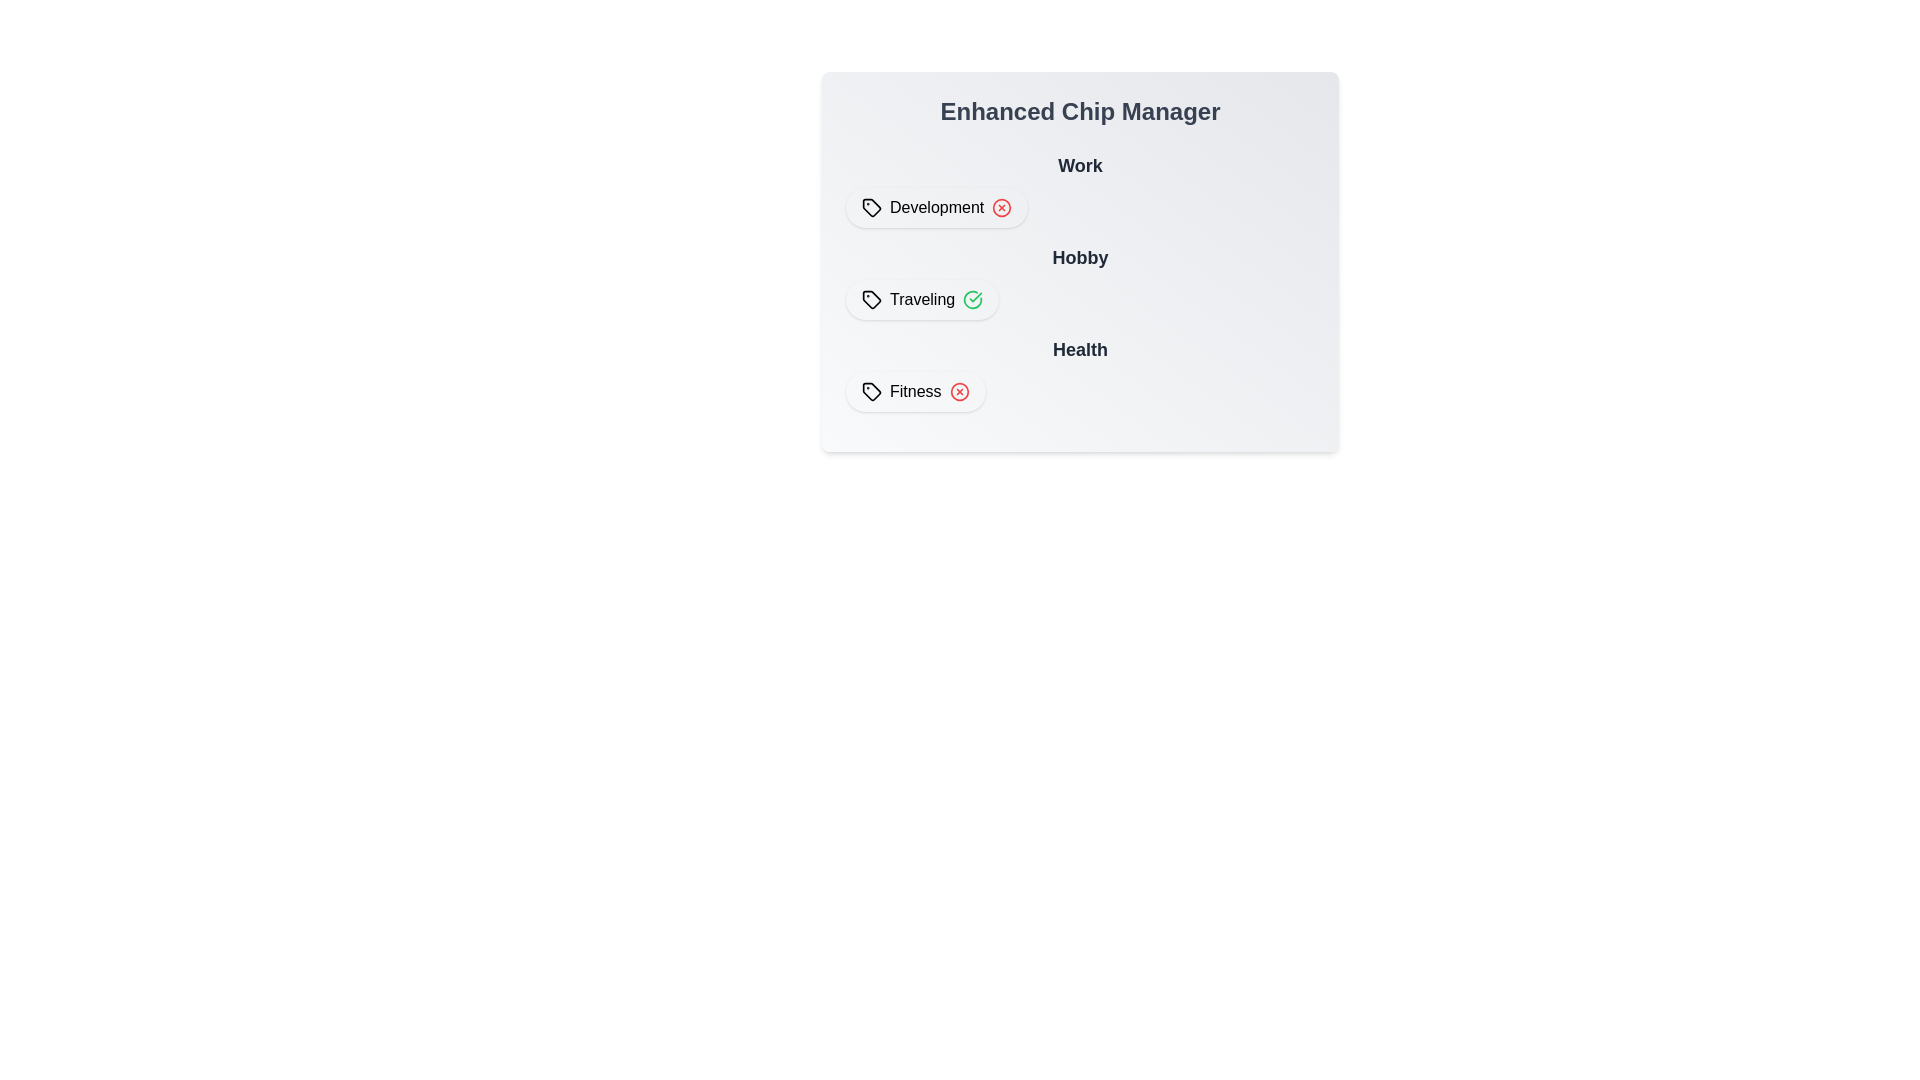 The height and width of the screenshot is (1080, 1920). Describe the element at coordinates (914, 392) in the screenshot. I see `the chip labeled Fitness` at that location.